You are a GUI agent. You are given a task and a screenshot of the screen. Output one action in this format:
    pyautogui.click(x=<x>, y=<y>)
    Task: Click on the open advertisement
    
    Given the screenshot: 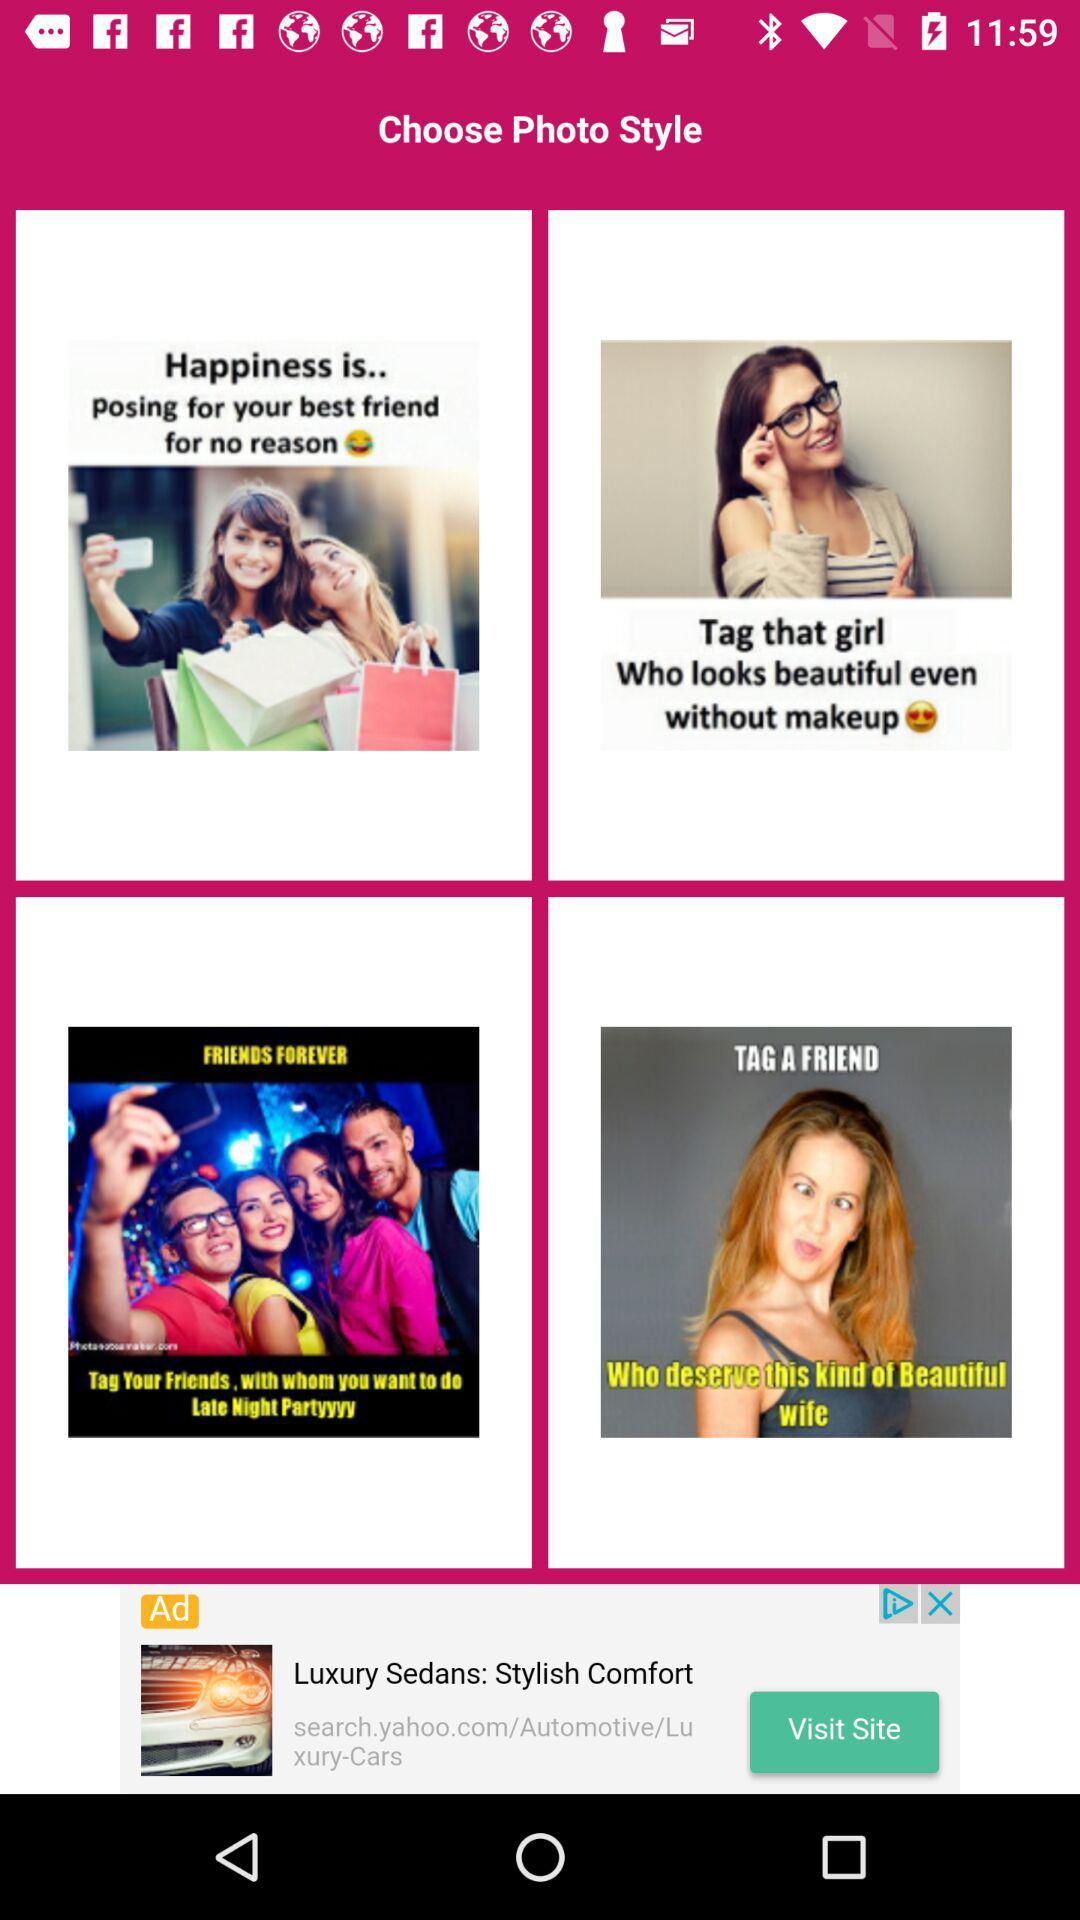 What is the action you would take?
    pyautogui.click(x=540, y=1688)
    